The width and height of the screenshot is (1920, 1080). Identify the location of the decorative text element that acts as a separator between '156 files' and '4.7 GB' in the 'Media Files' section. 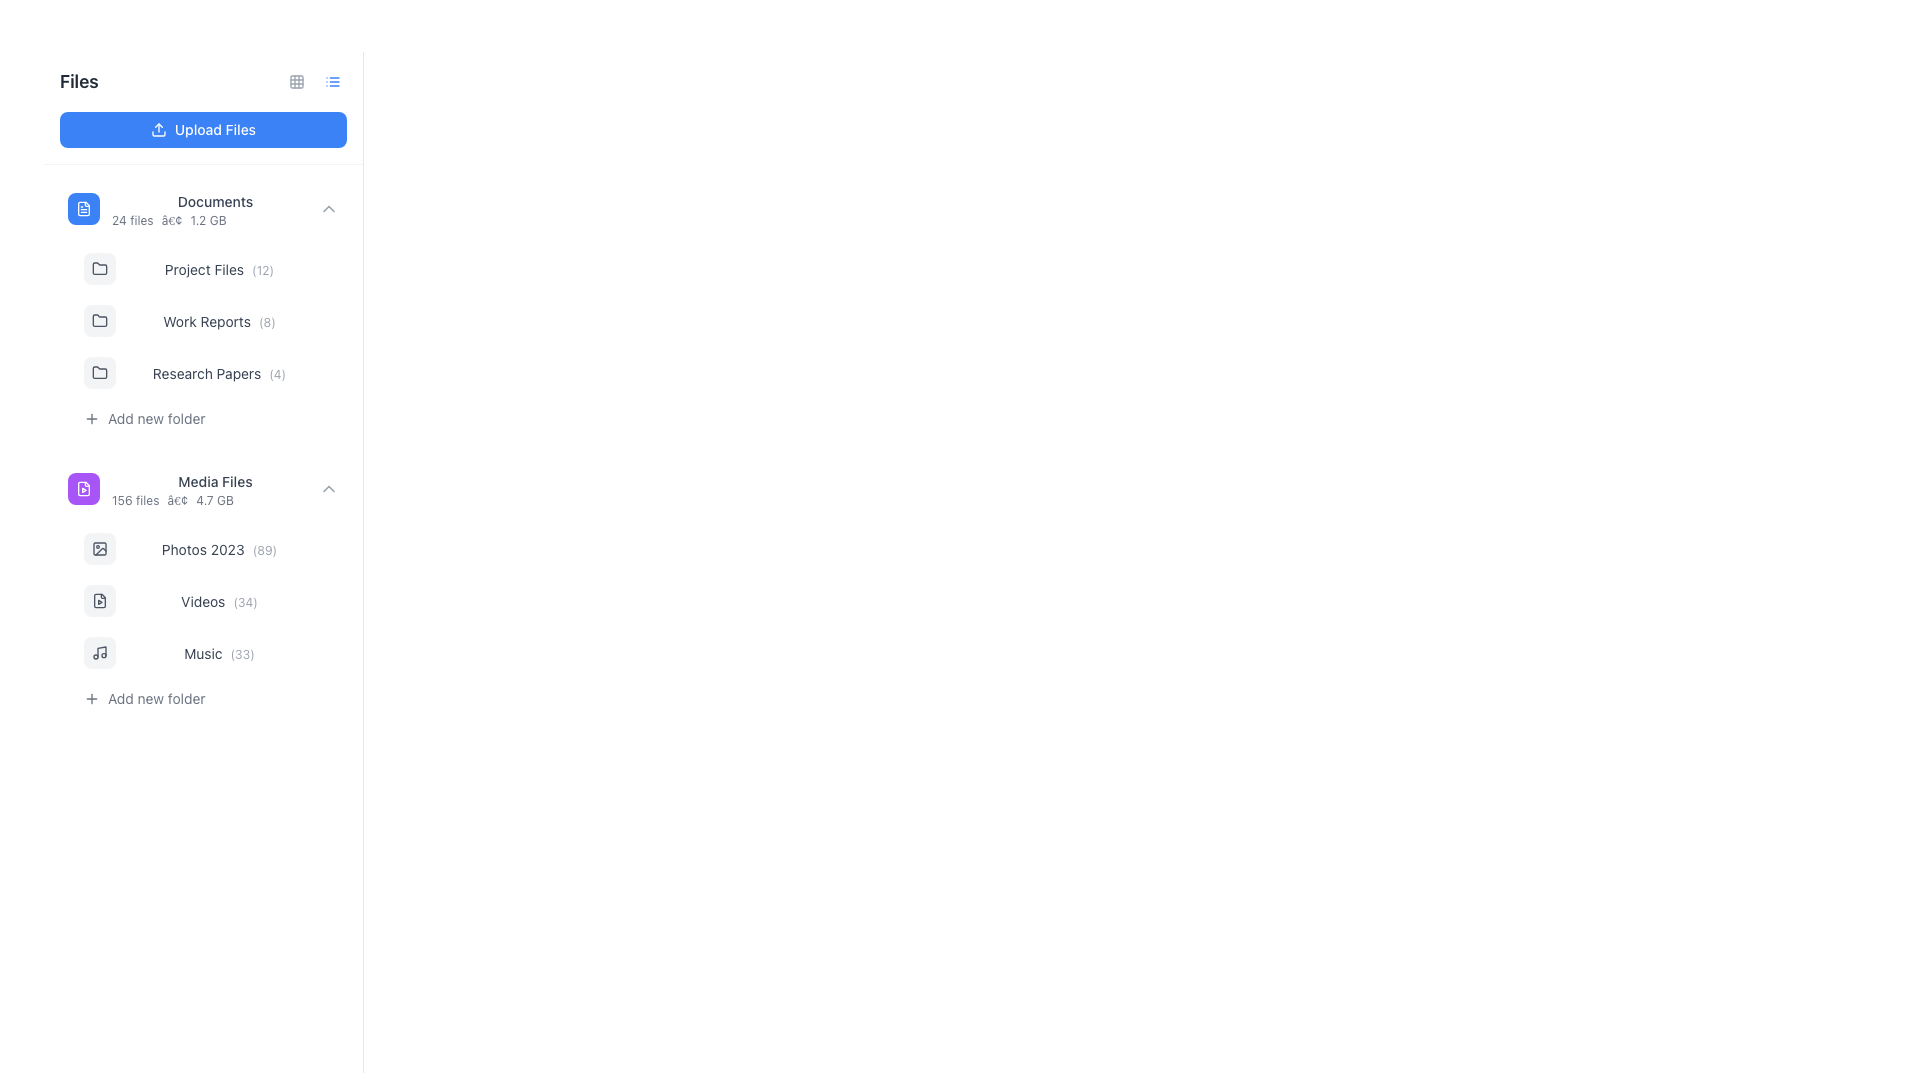
(177, 500).